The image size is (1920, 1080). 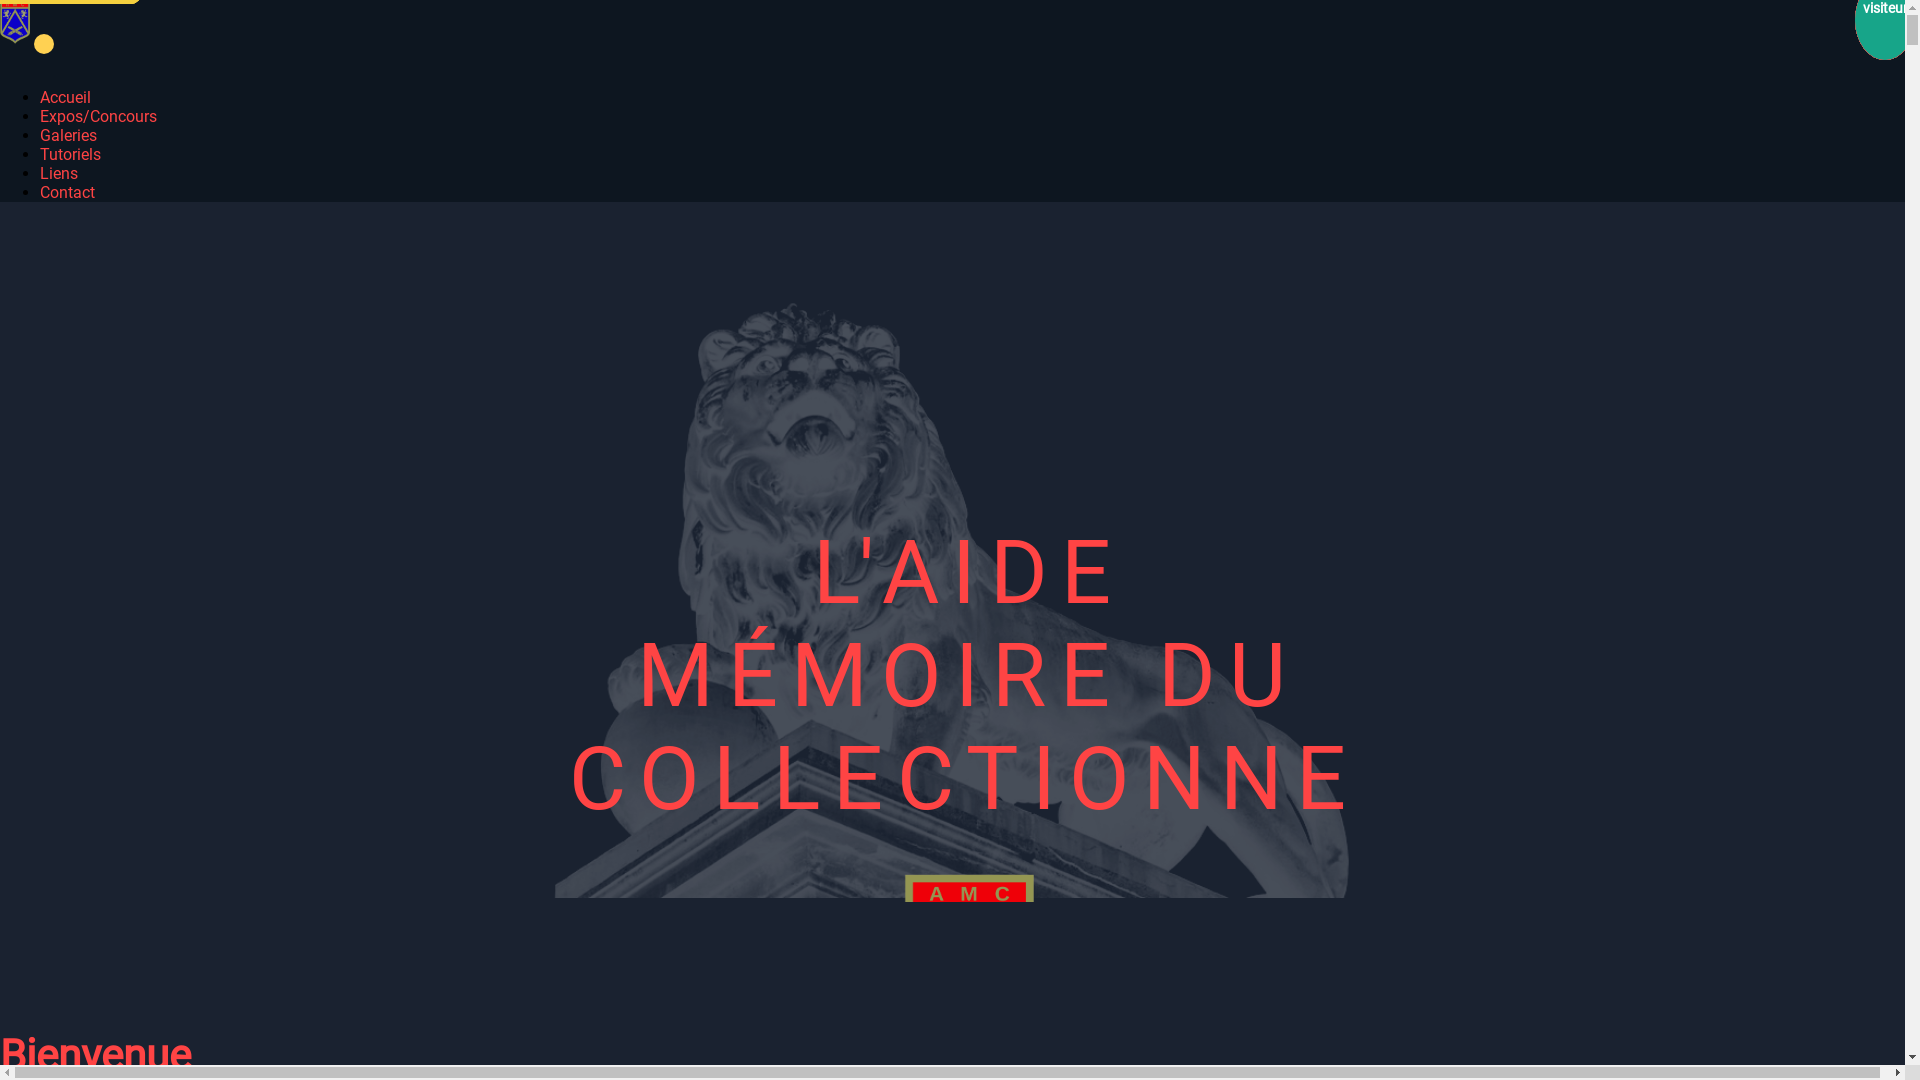 I want to click on 'Expos/Concours', so click(x=97, y=116).